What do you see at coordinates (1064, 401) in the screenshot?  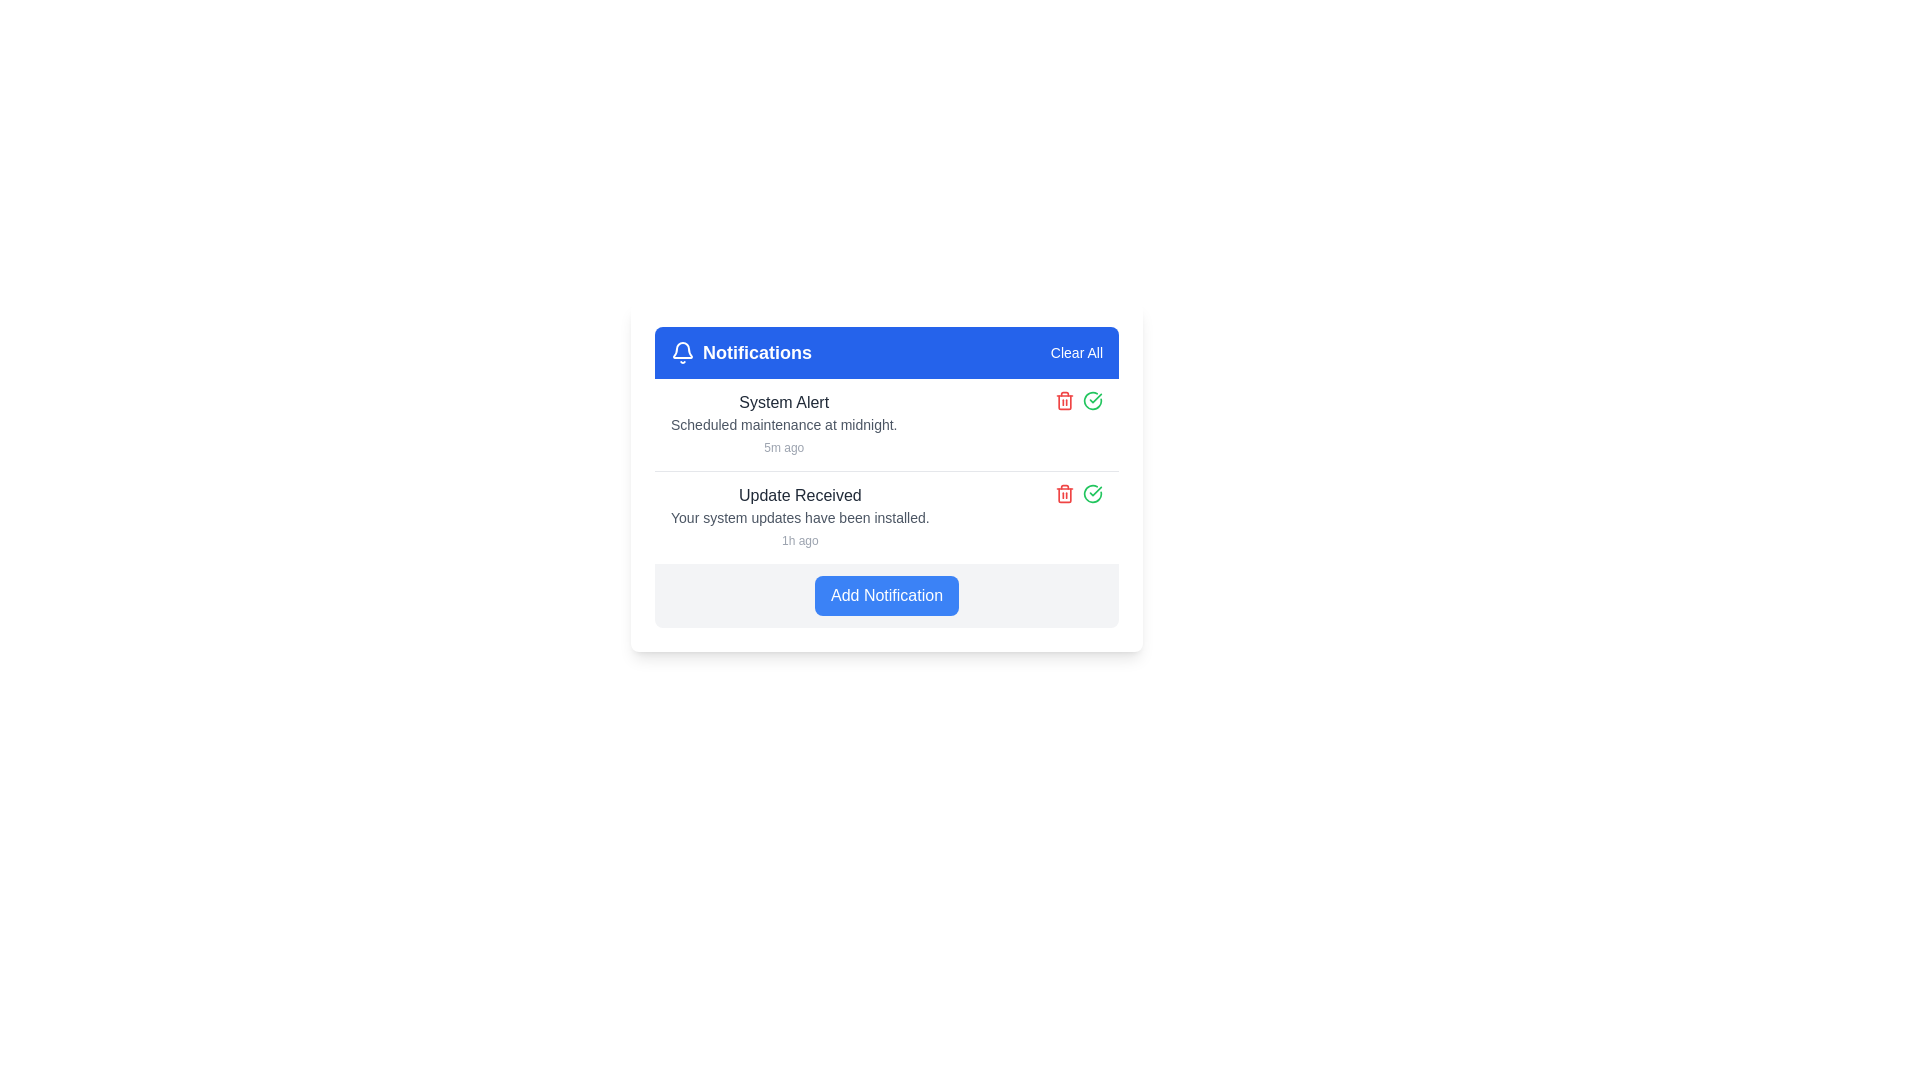 I see `the trash icon located in the notification panel under the 'System Alert' item` at bounding box center [1064, 401].